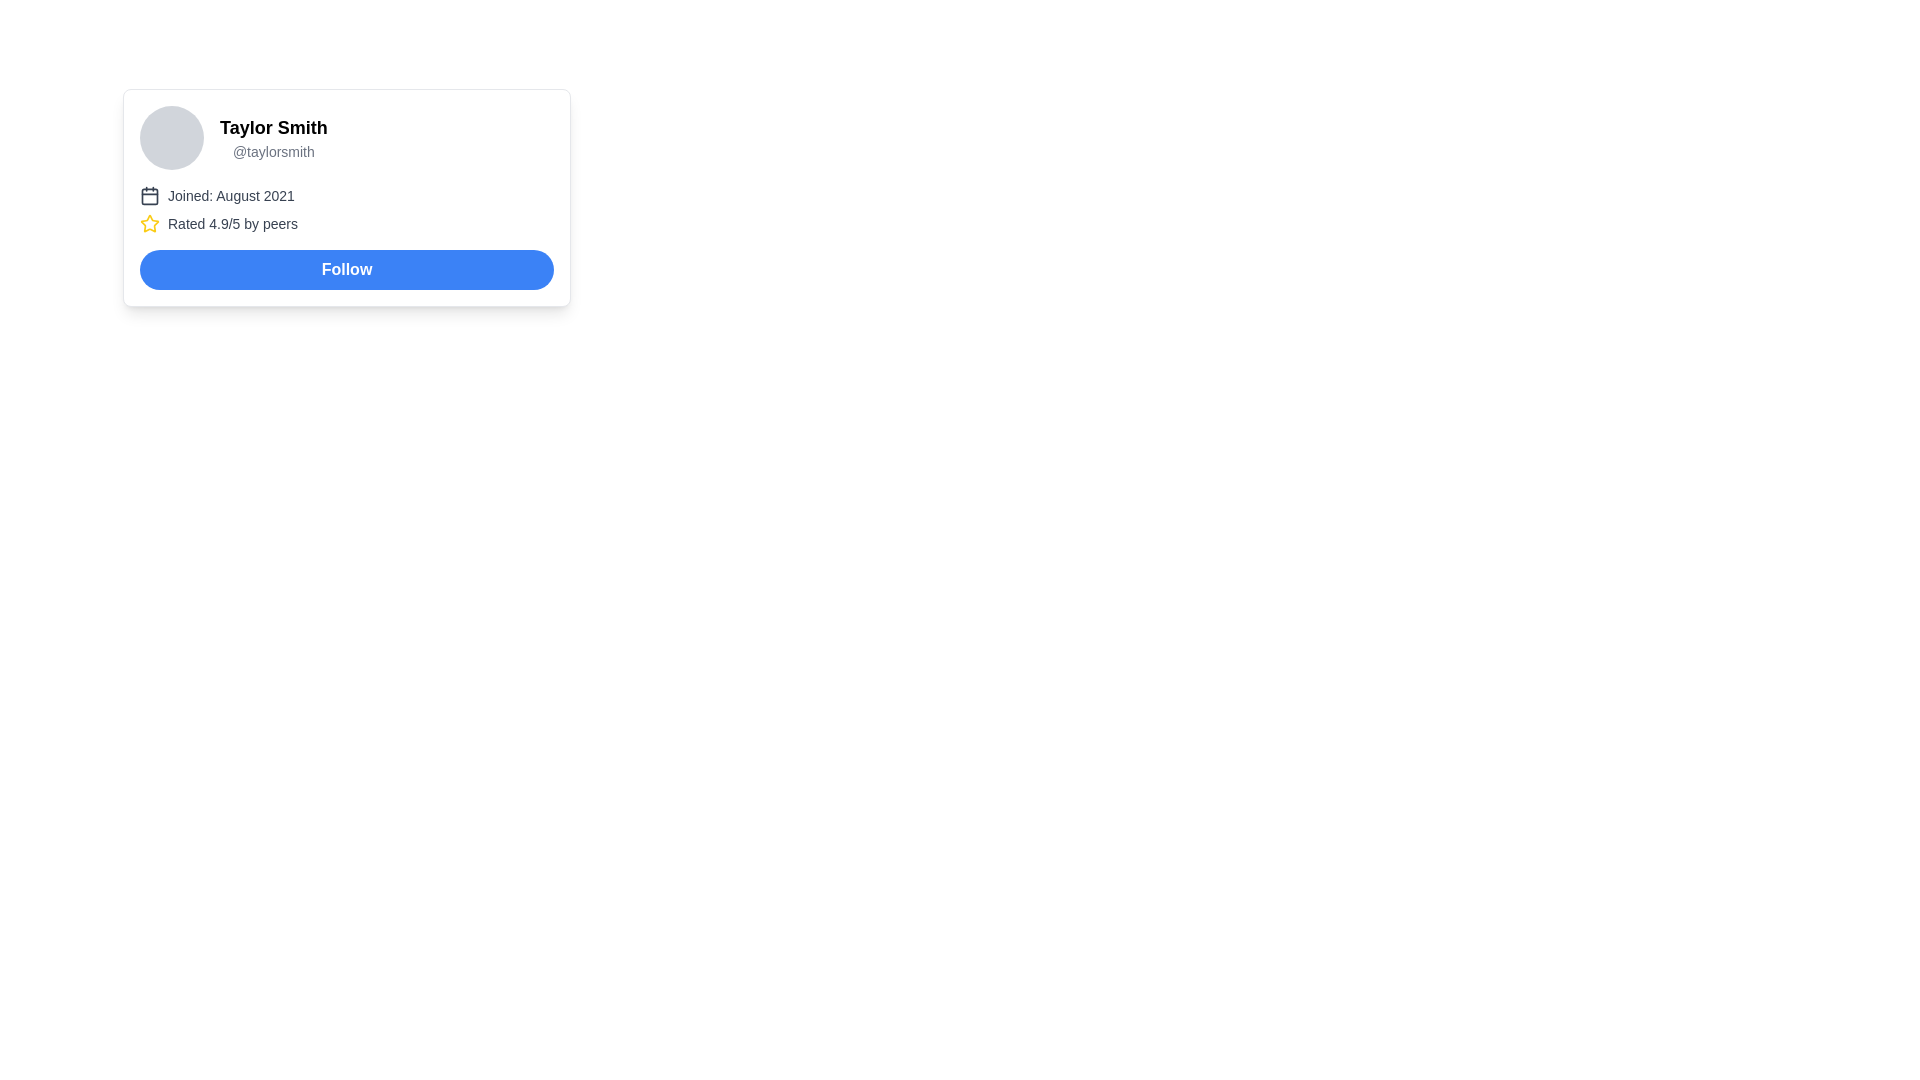 Image resolution: width=1920 pixels, height=1080 pixels. Describe the element at coordinates (232, 223) in the screenshot. I see `the static text displaying 'Rated 4.9/5 by peers' in light gray font, located within the profile card under the user's profile name and description, to the right of the yellow star icon` at that location.